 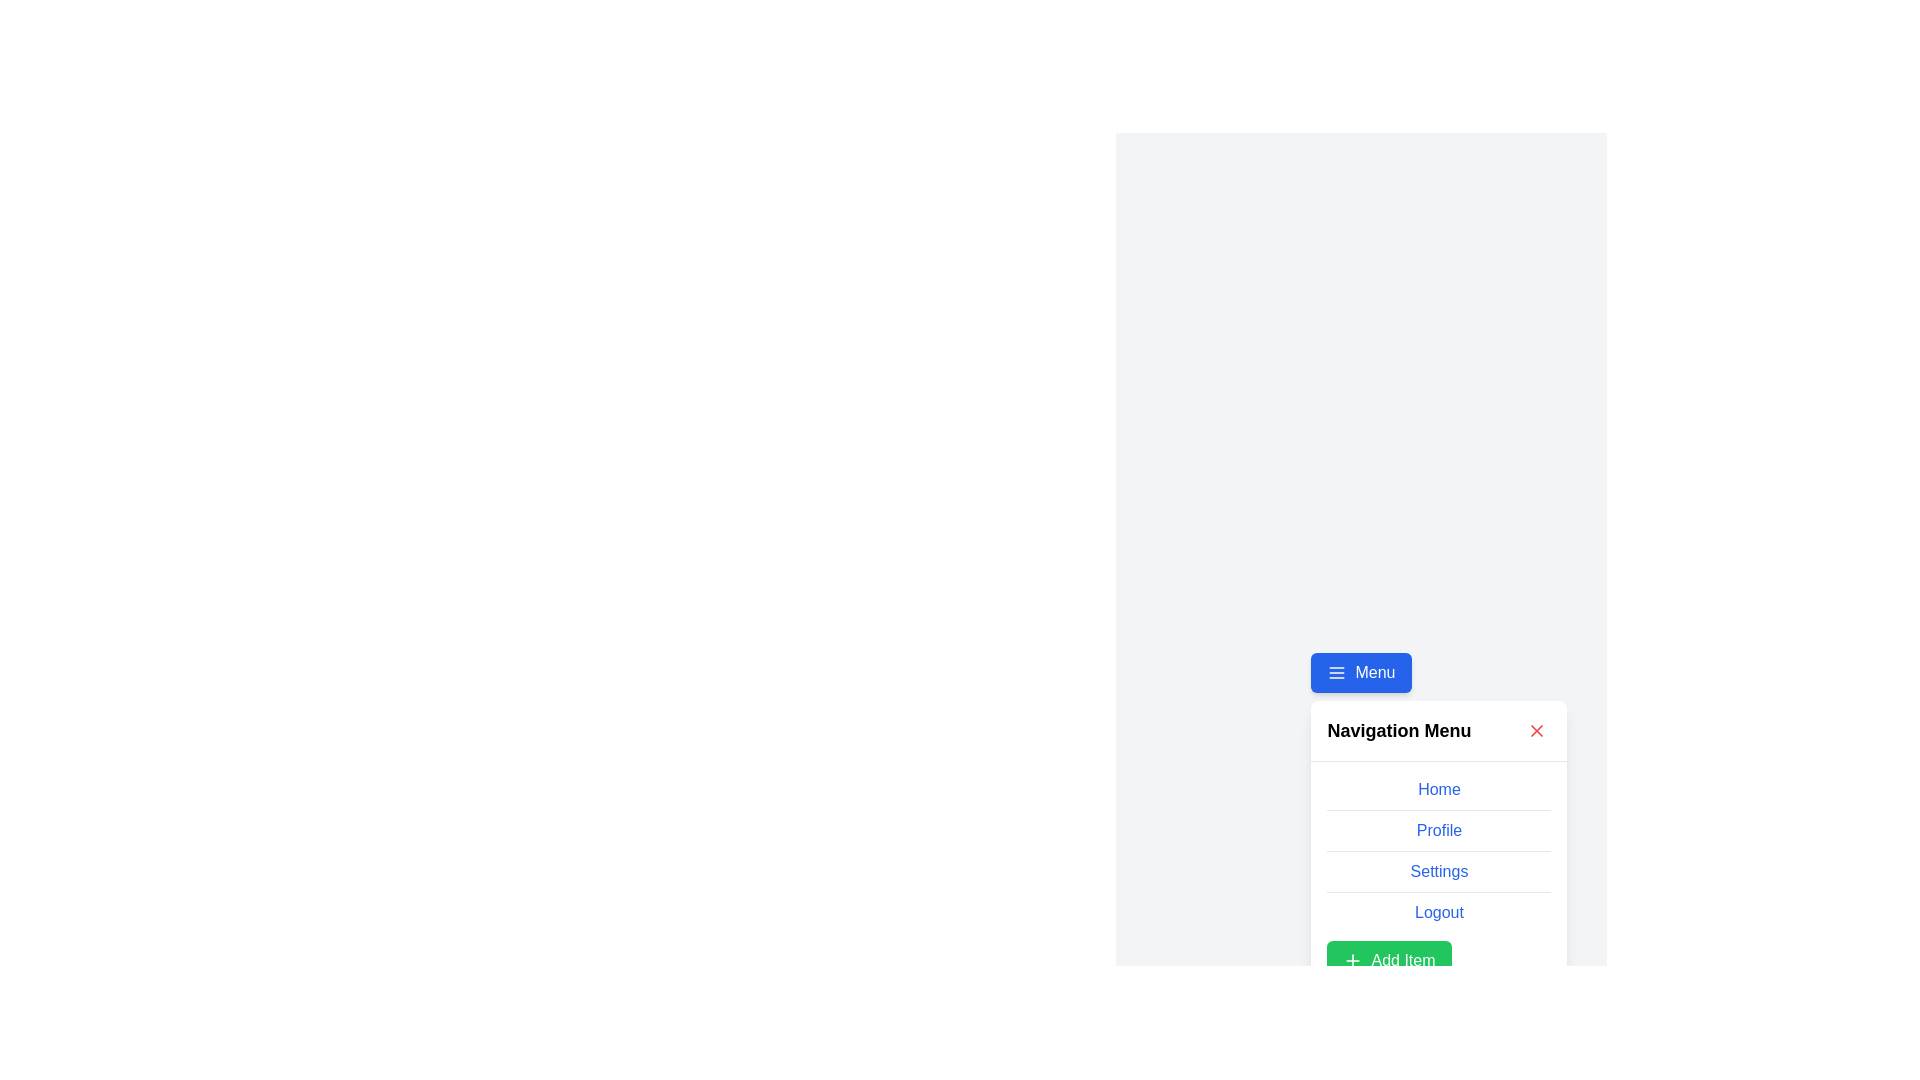 What do you see at coordinates (1438, 870) in the screenshot?
I see `the 'Settings' hyperlink in the navigation menu` at bounding box center [1438, 870].